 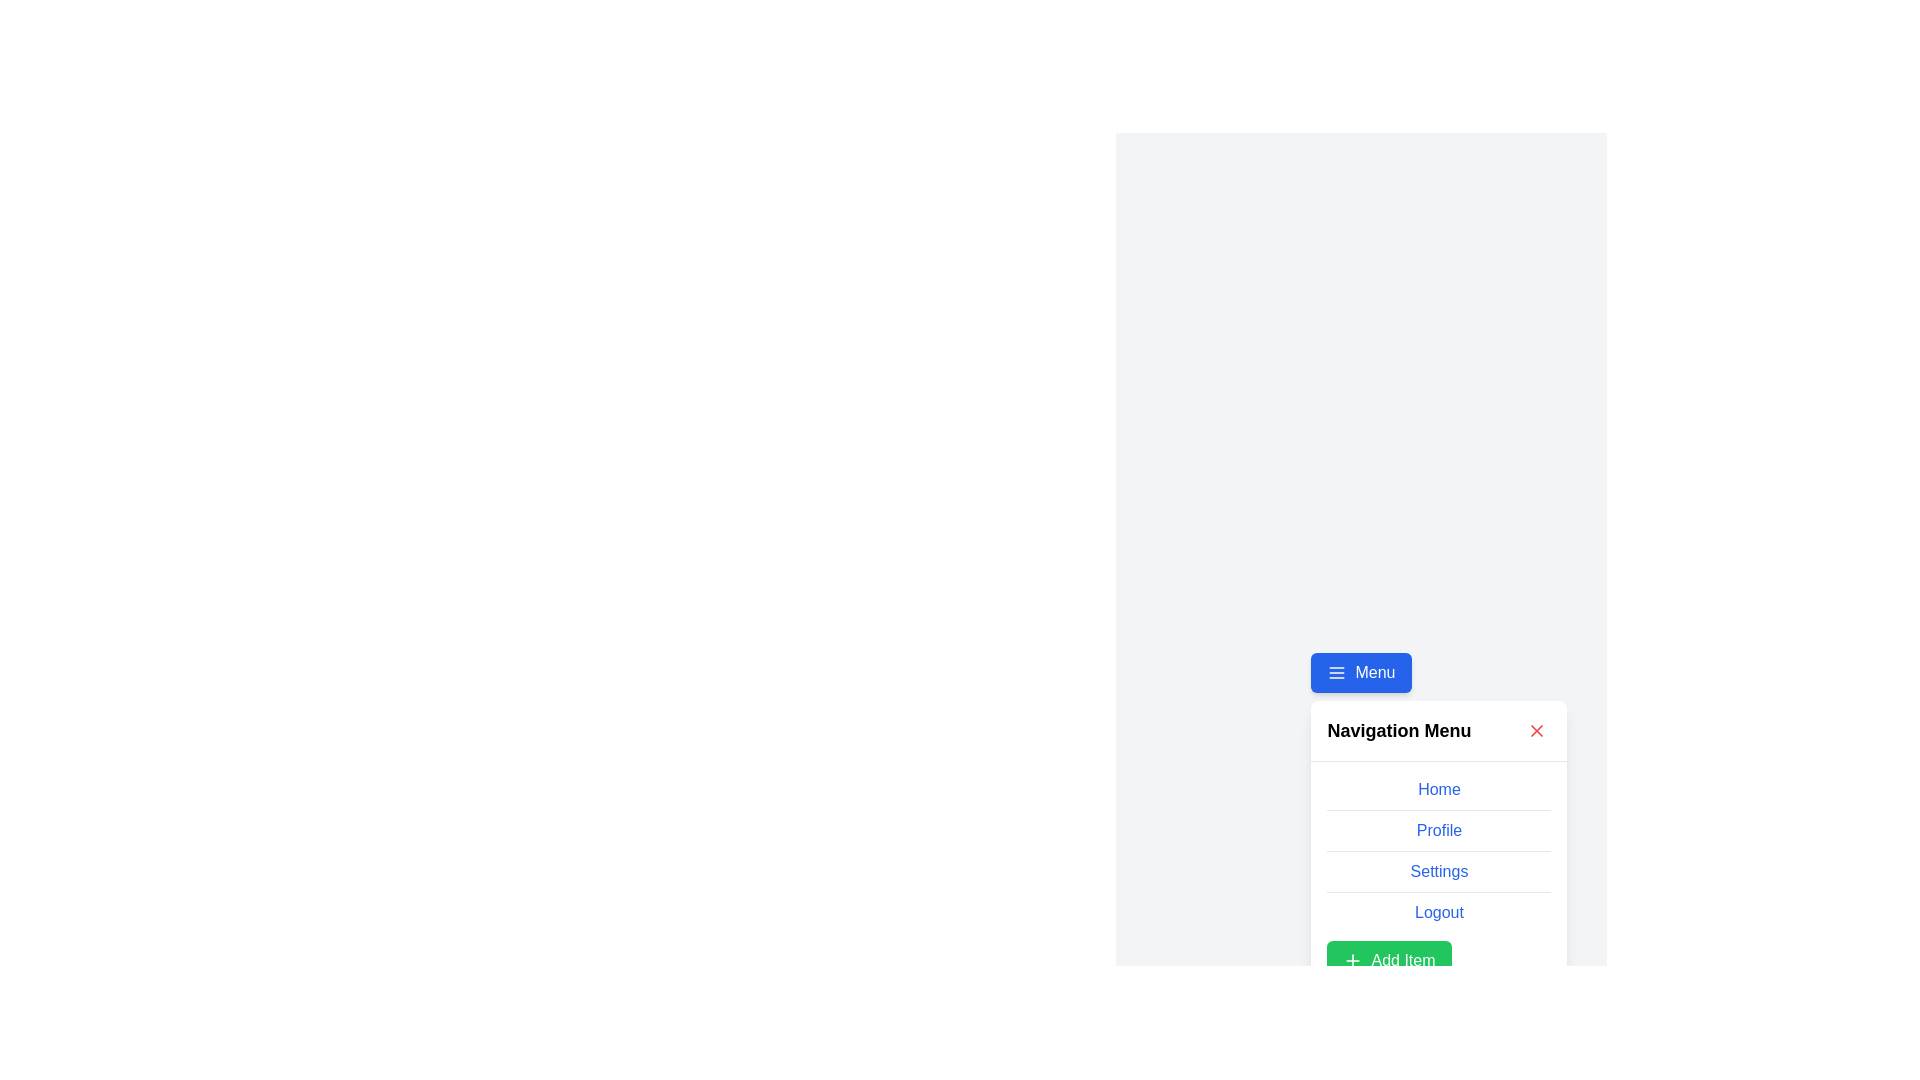 What do you see at coordinates (1438, 870) in the screenshot?
I see `the 'Settings' hyperlink in the navigation menu` at bounding box center [1438, 870].